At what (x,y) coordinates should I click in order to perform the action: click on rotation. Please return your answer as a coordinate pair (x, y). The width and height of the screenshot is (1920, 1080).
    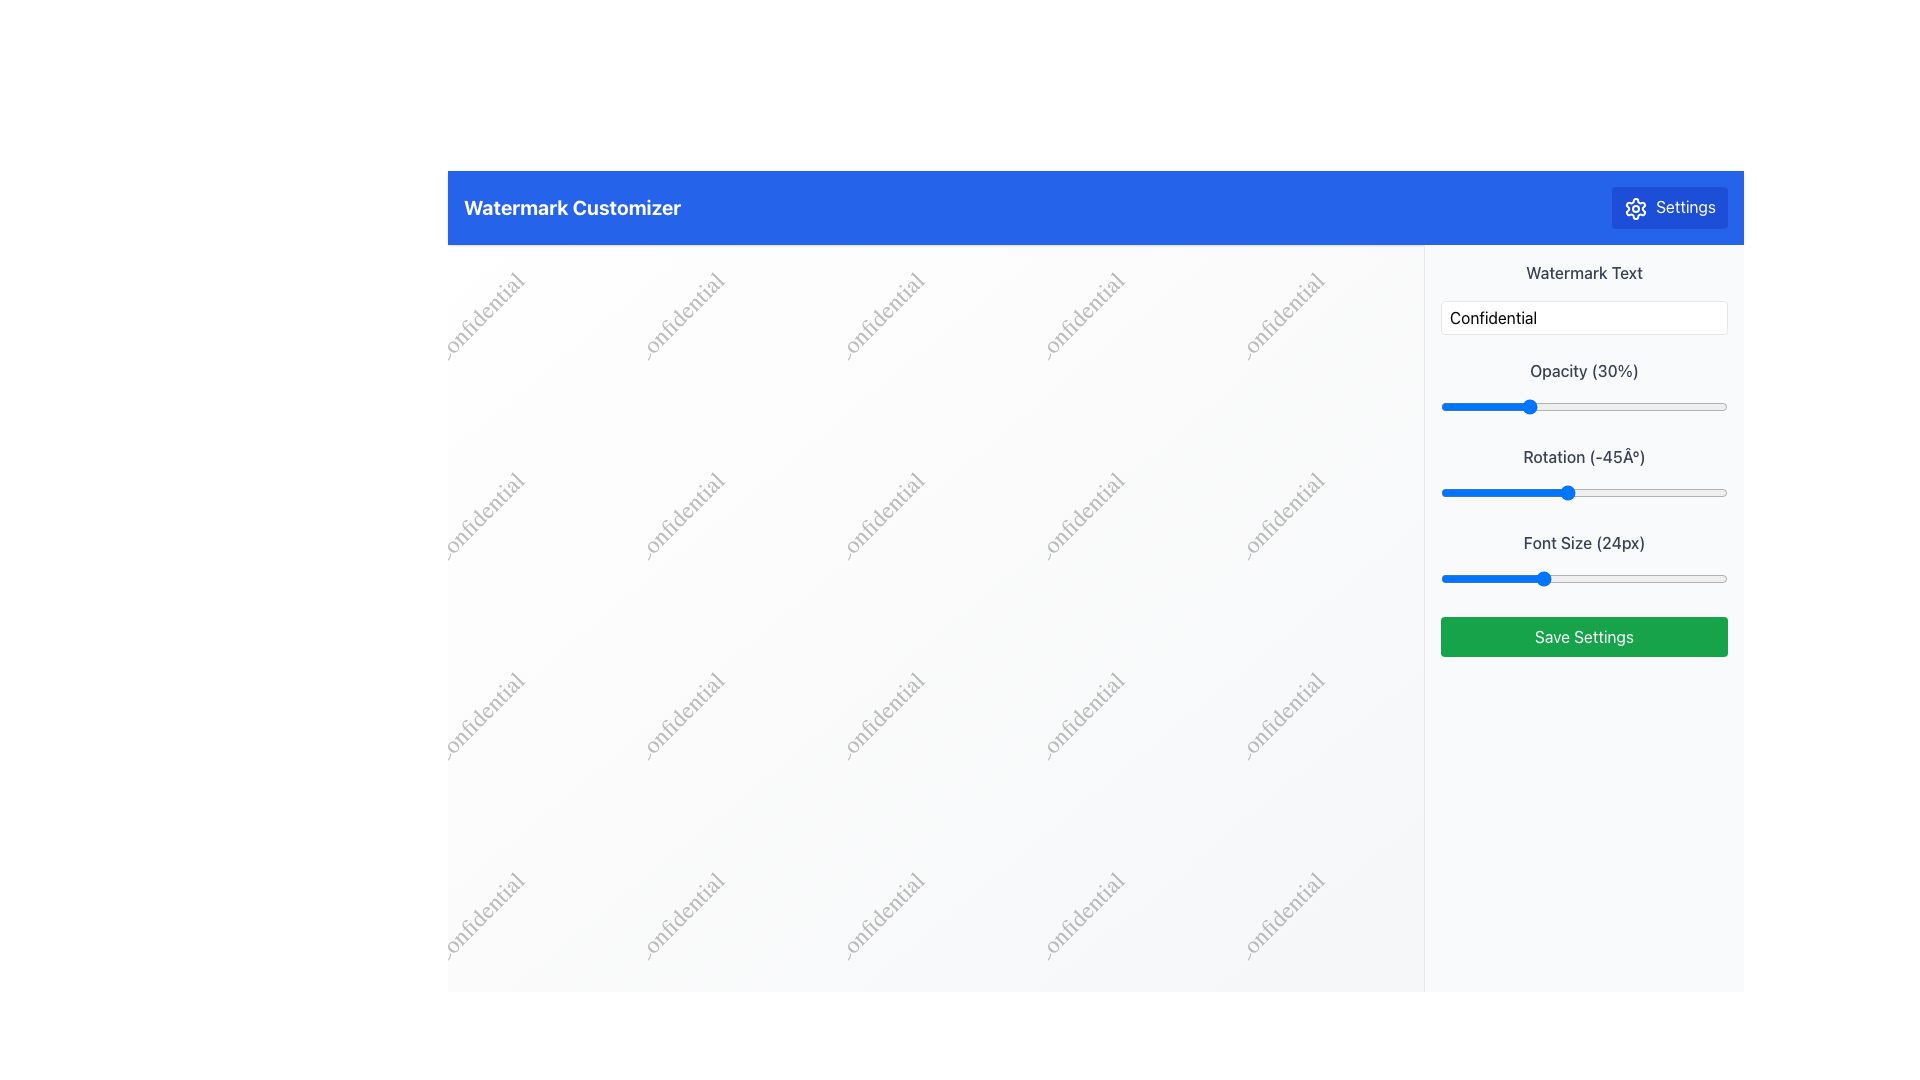
    Looking at the image, I should click on (1713, 492).